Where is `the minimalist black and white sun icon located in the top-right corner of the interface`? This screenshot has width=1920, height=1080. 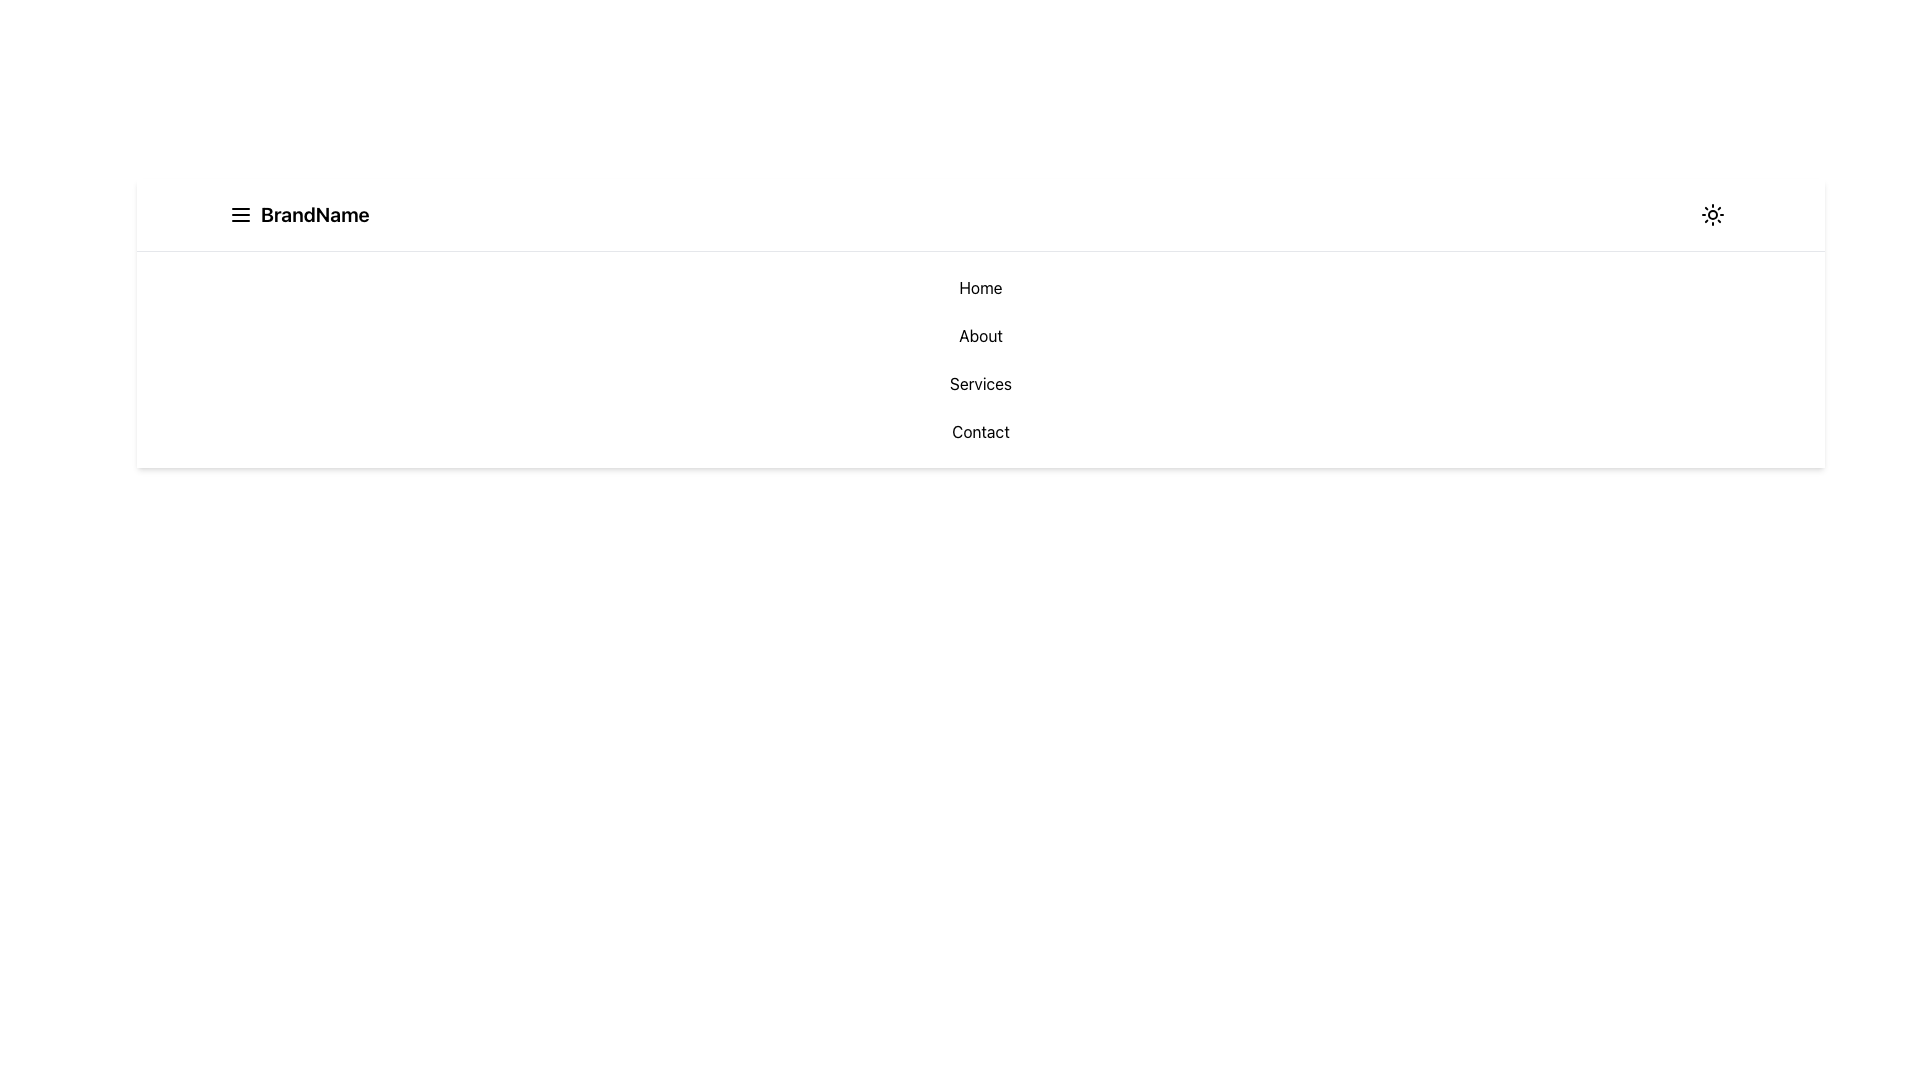
the minimalist black and white sun icon located in the top-right corner of the interface is located at coordinates (1712, 215).